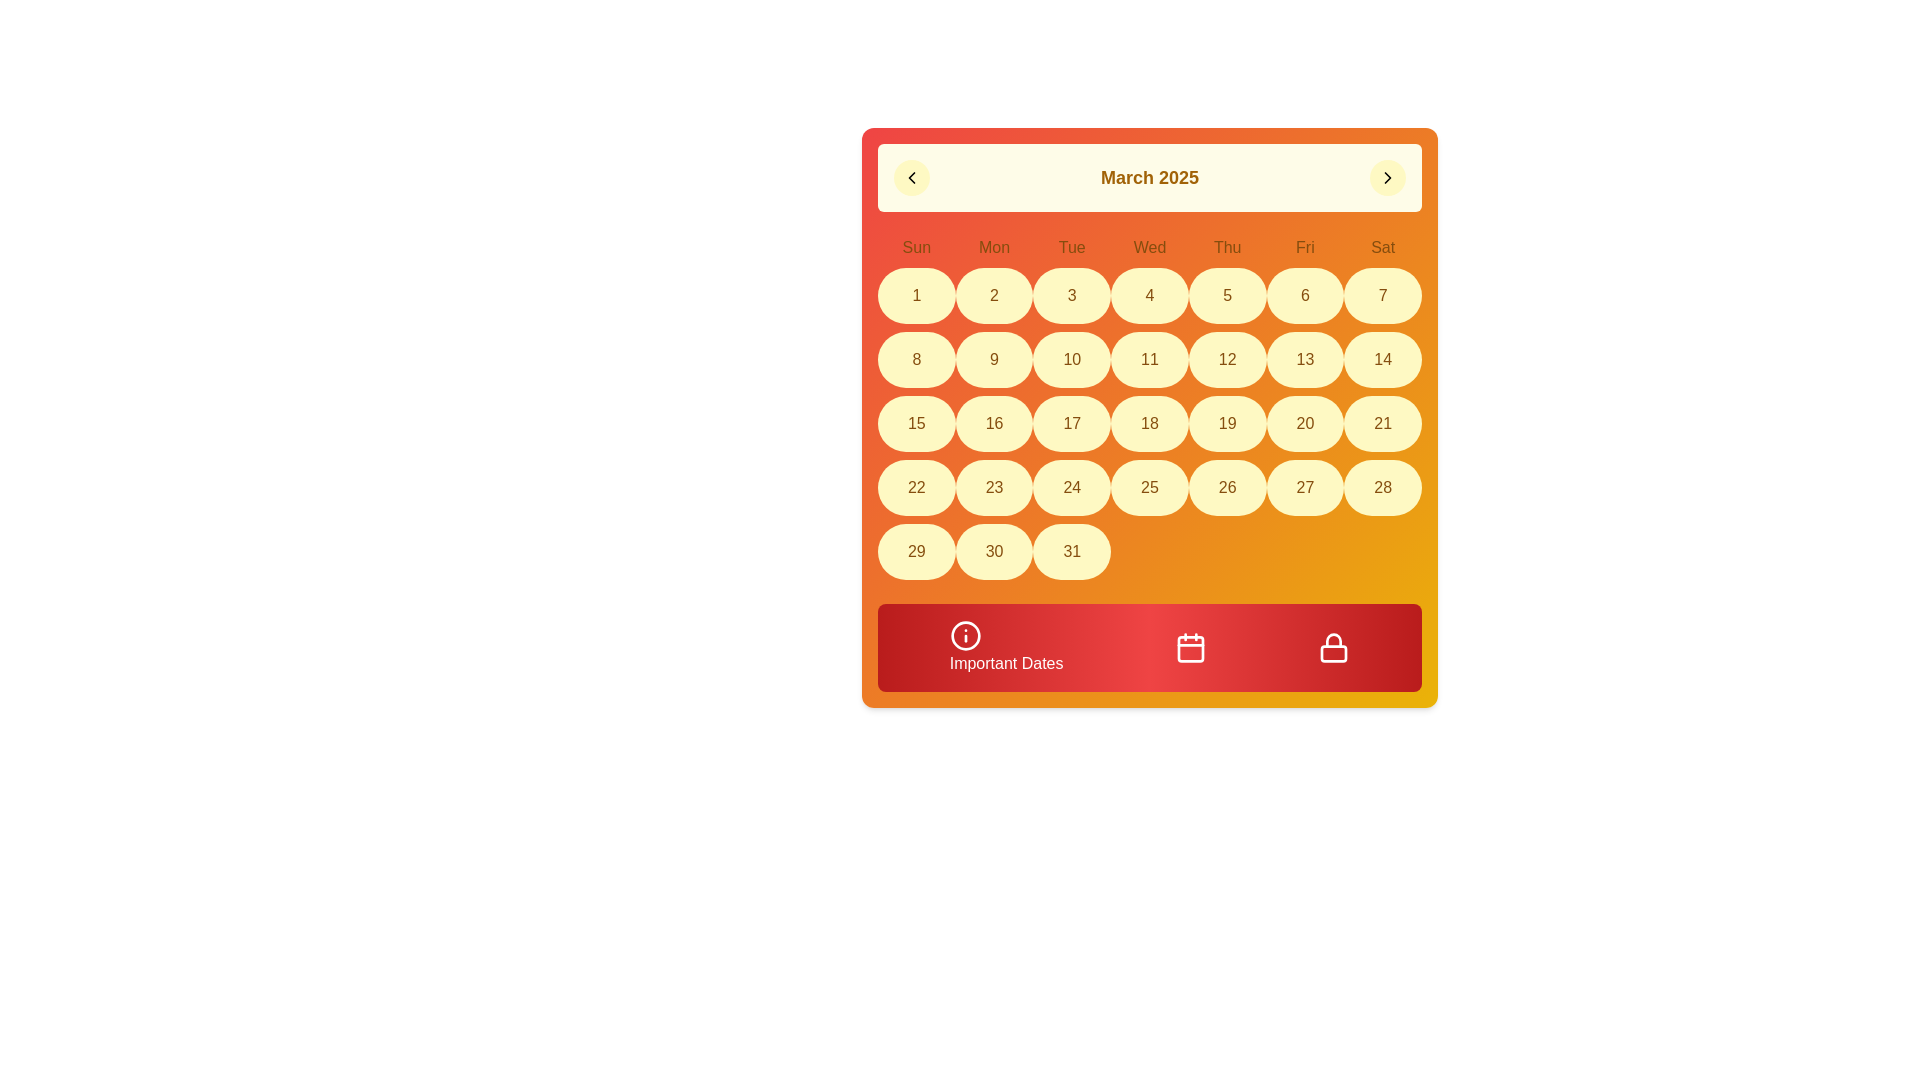 The height and width of the screenshot is (1080, 1920). What do you see at coordinates (1226, 423) in the screenshot?
I see `the button-like text element representing the 19th day of March 2025 in the calendar grid` at bounding box center [1226, 423].